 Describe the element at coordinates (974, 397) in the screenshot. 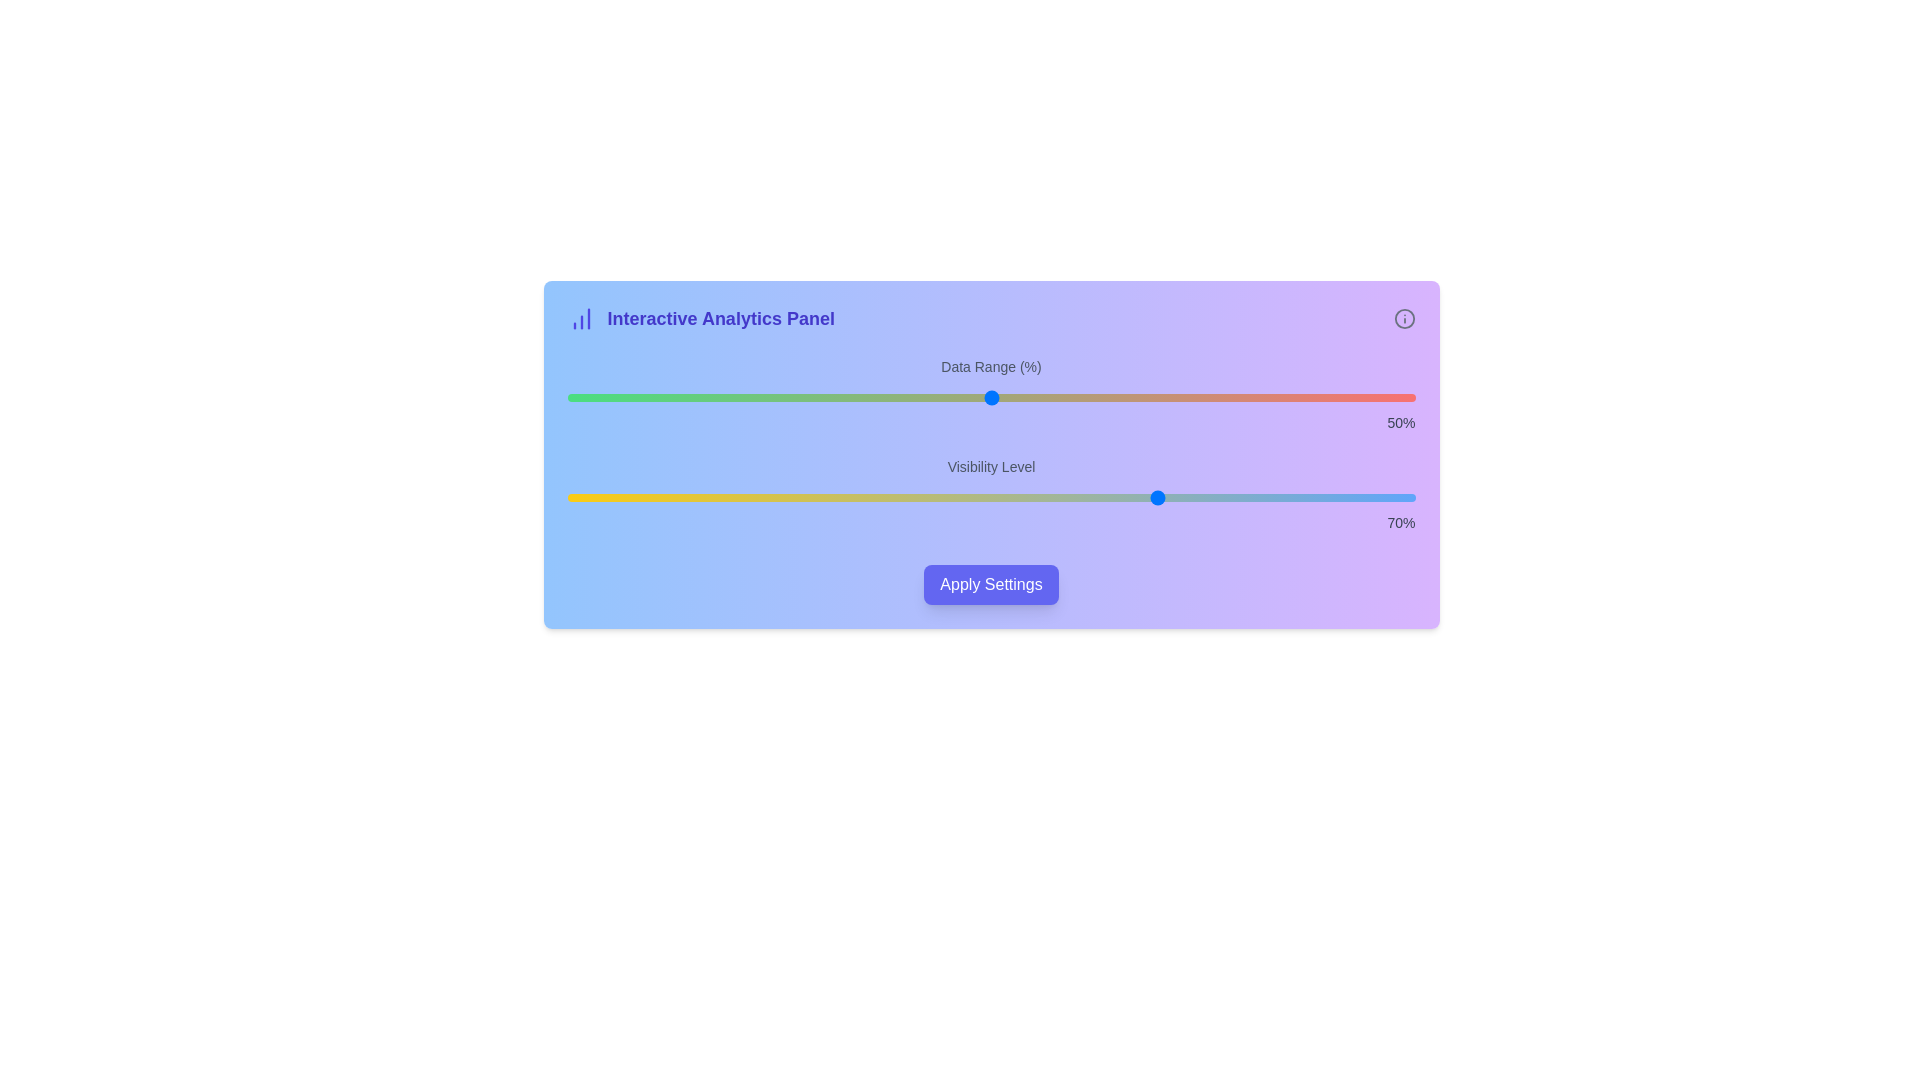

I see `the 'Data Range (%)' slider to 48% value` at that location.